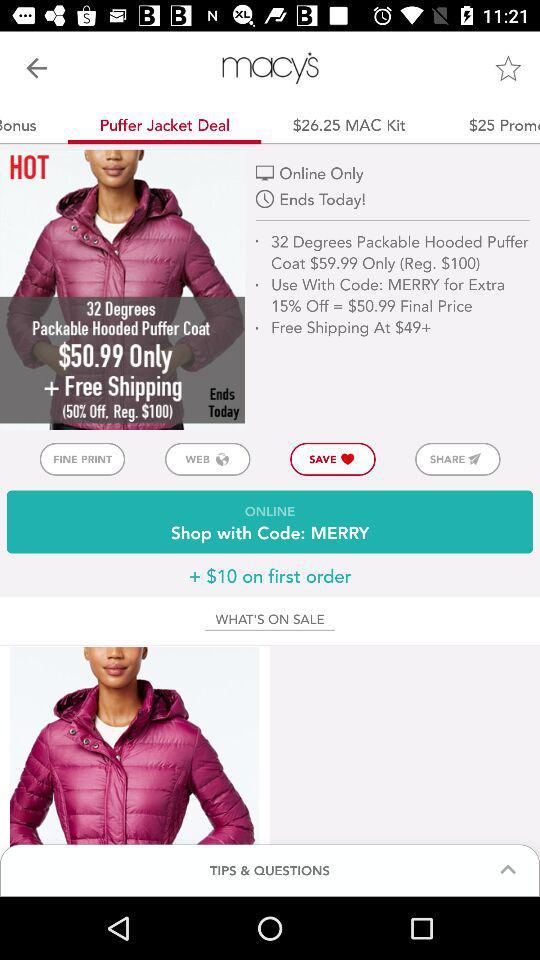 This screenshot has height=960, width=540. What do you see at coordinates (457, 459) in the screenshot?
I see `the icon below 32 degrees packable item` at bounding box center [457, 459].